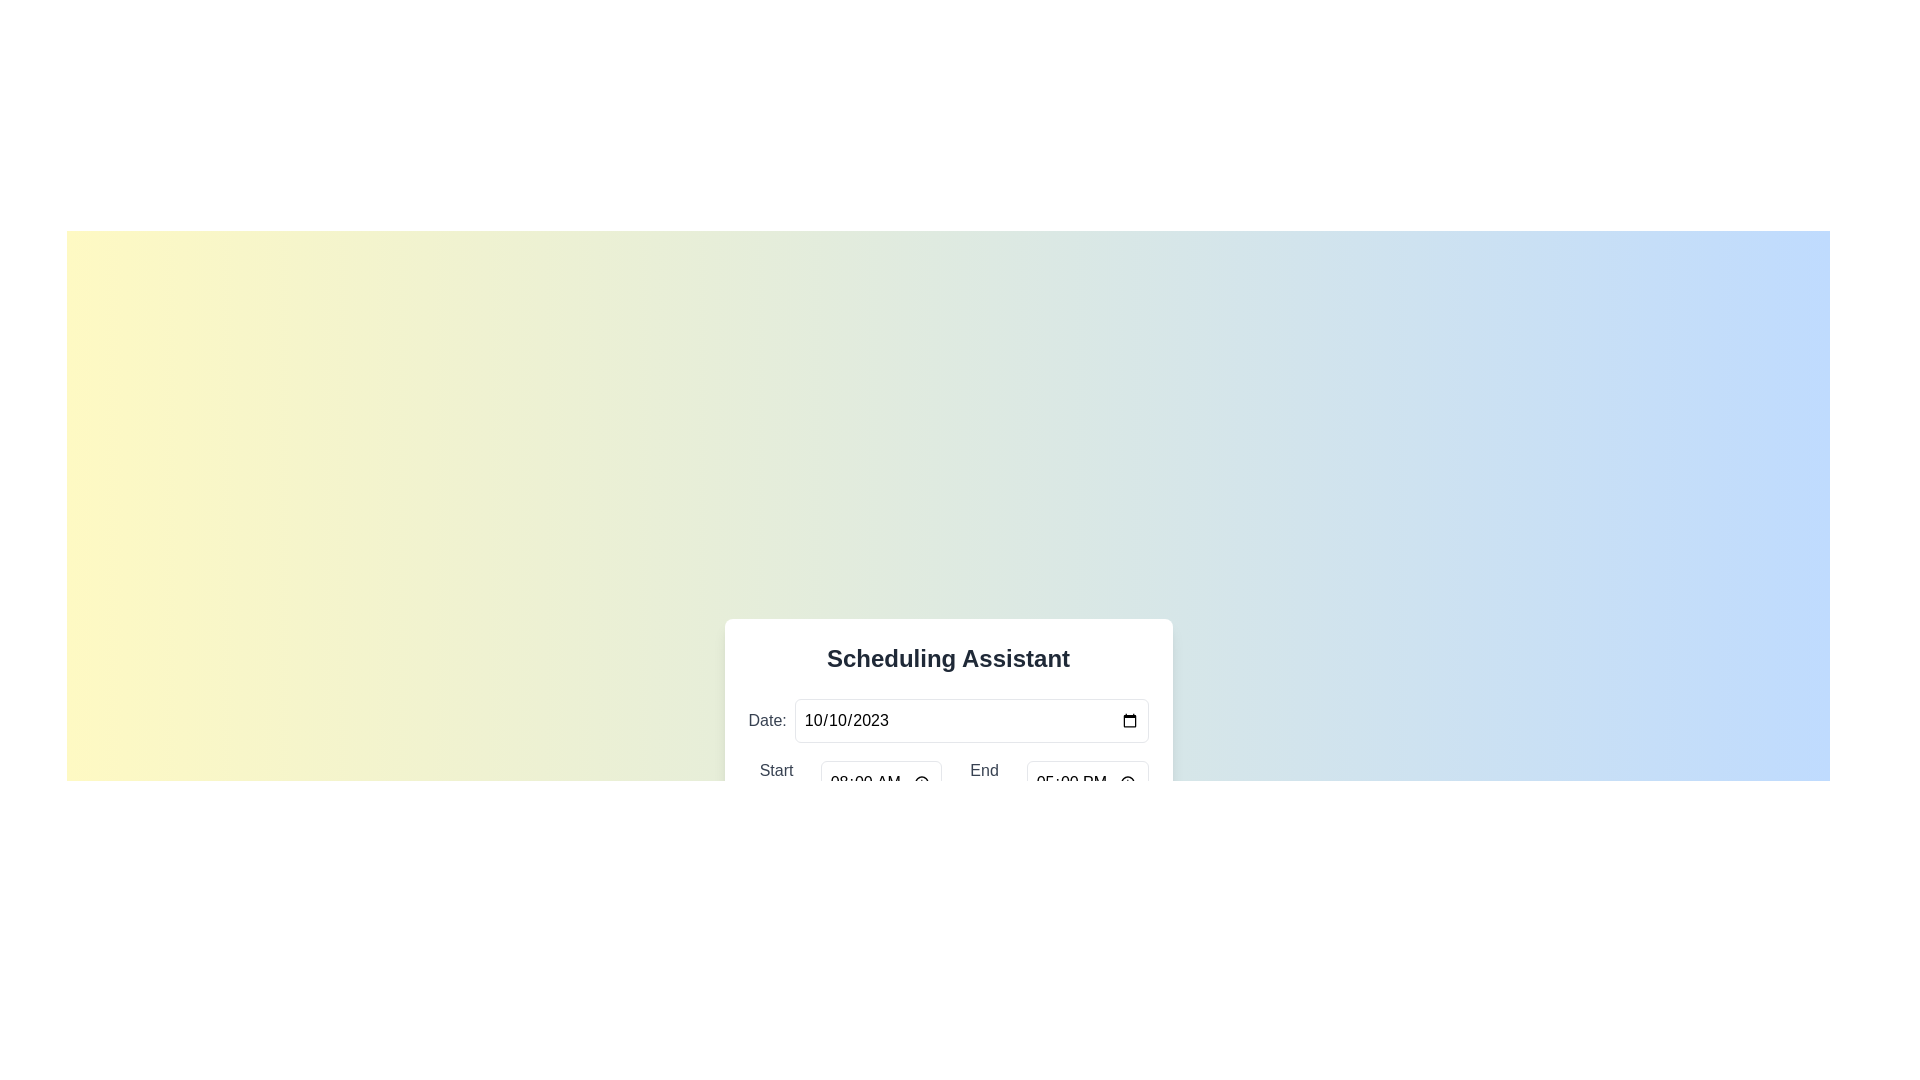 The image size is (1920, 1080). Describe the element at coordinates (775, 782) in the screenshot. I see `the text label indicating the start time of an event, which is located above the '08:00' time input field and to the left of the 'End Time:' label` at that location.